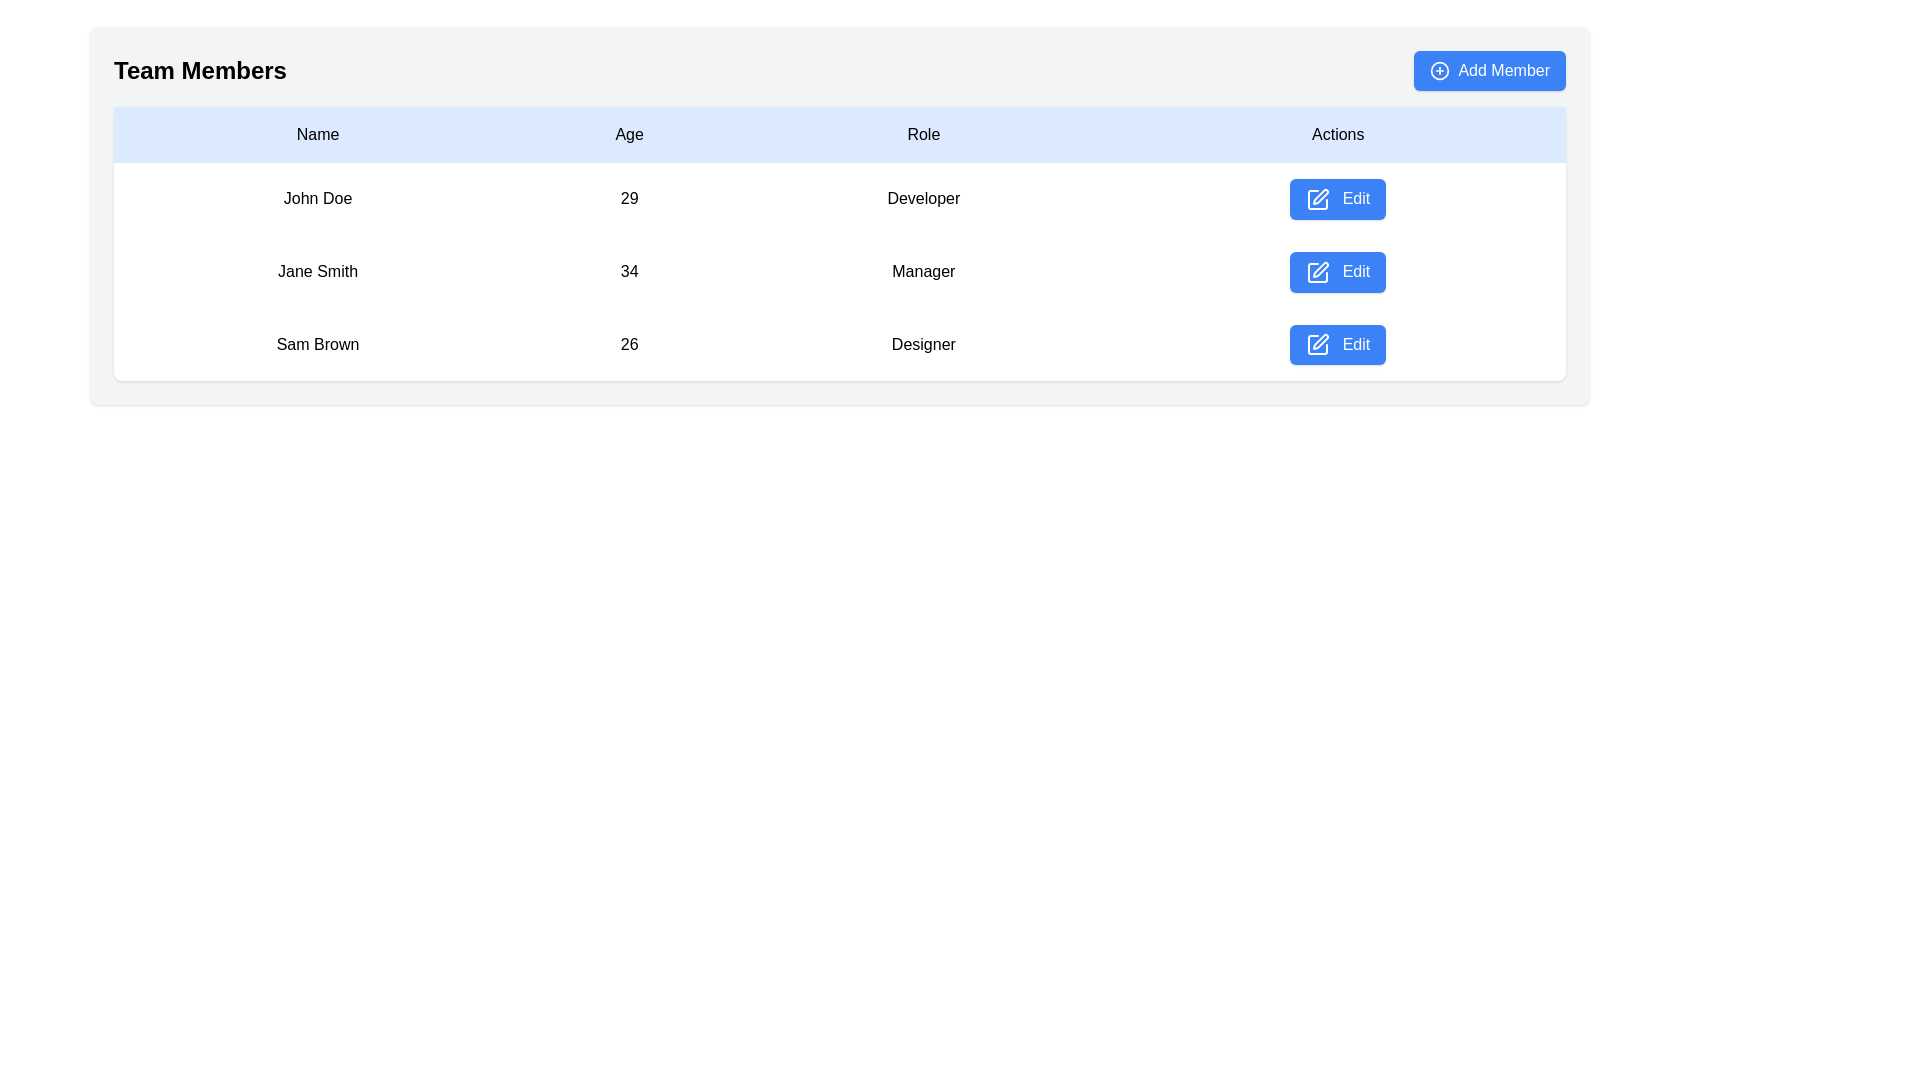  Describe the element at coordinates (1338, 199) in the screenshot. I see `the edit button located in the last column of the first row of the table grid under the 'Actions' column, corresponding to the entry for 'John Doe'` at that location.